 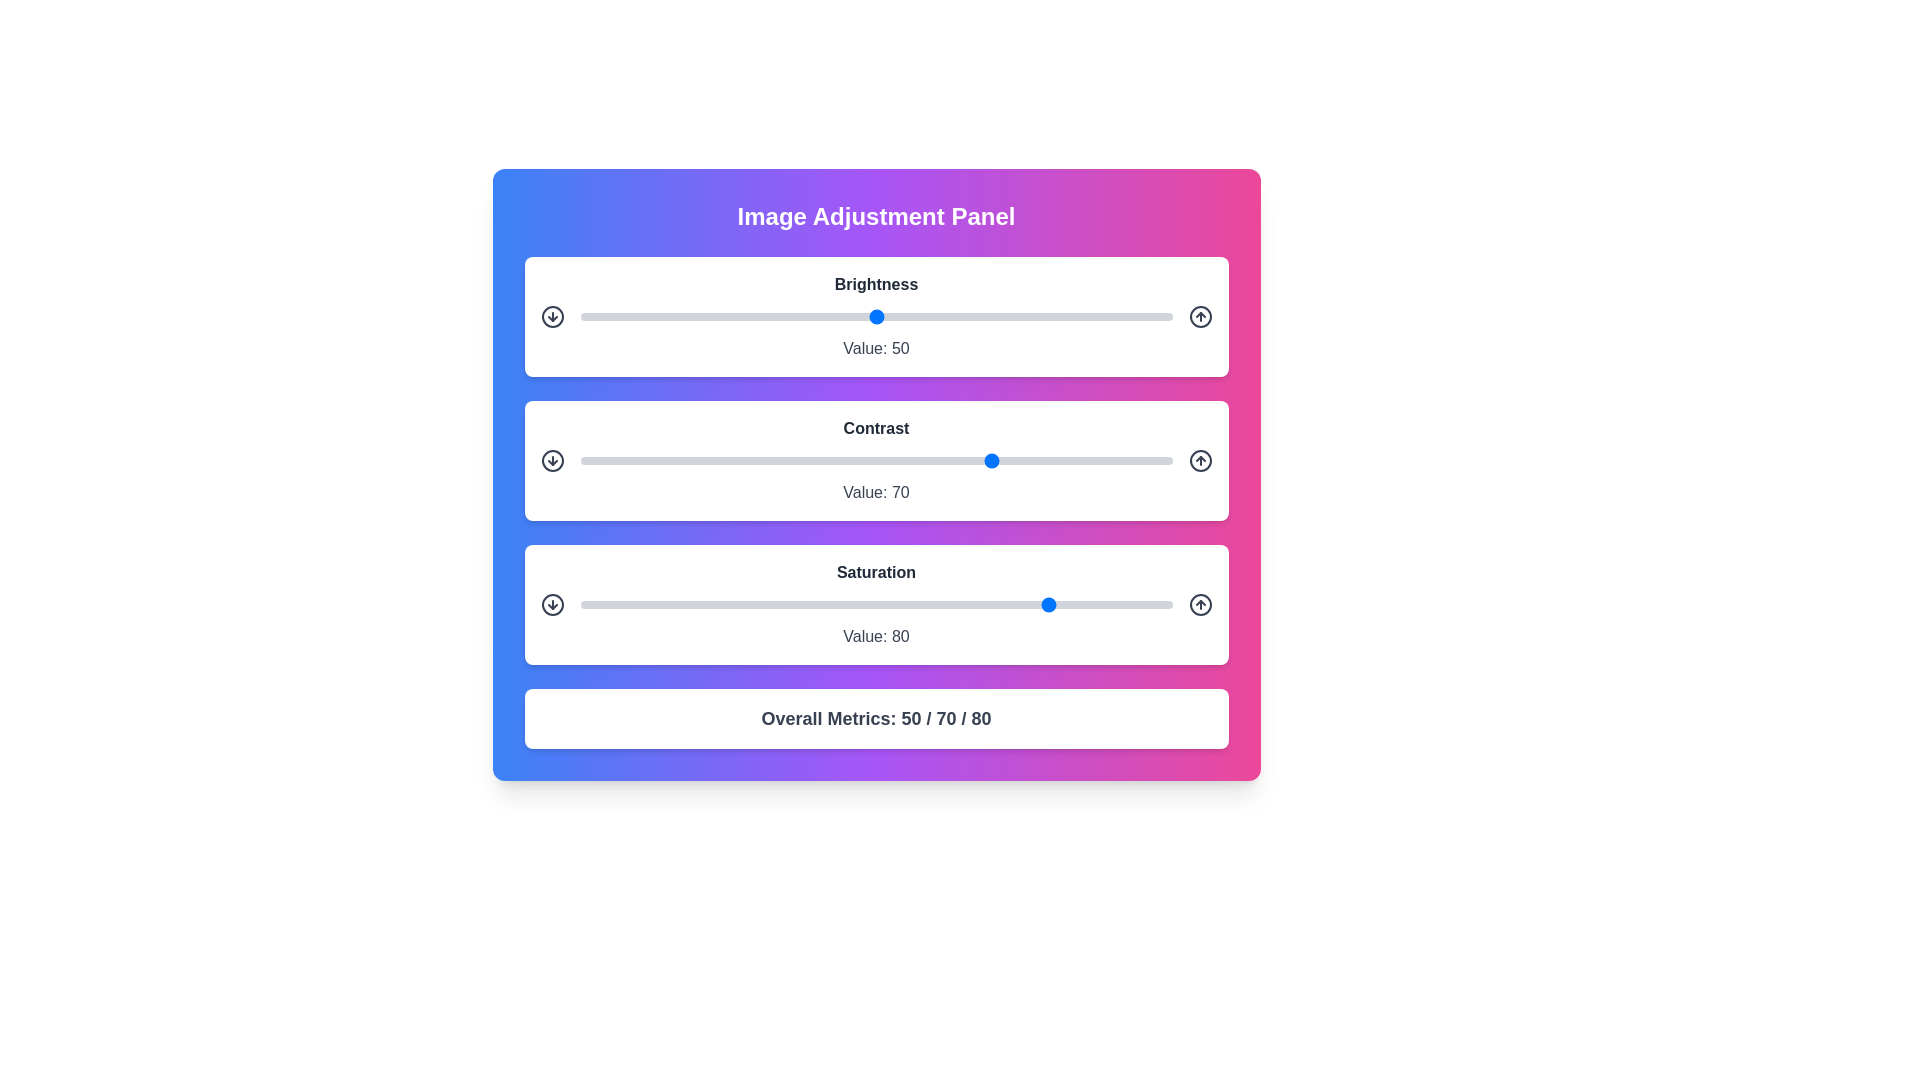 I want to click on displayed text from the Text label located at the bottom of the 'Image Adjustment Panel', which summarizes metrics for brightness, contrast, and saturation adjustments, so click(x=876, y=717).